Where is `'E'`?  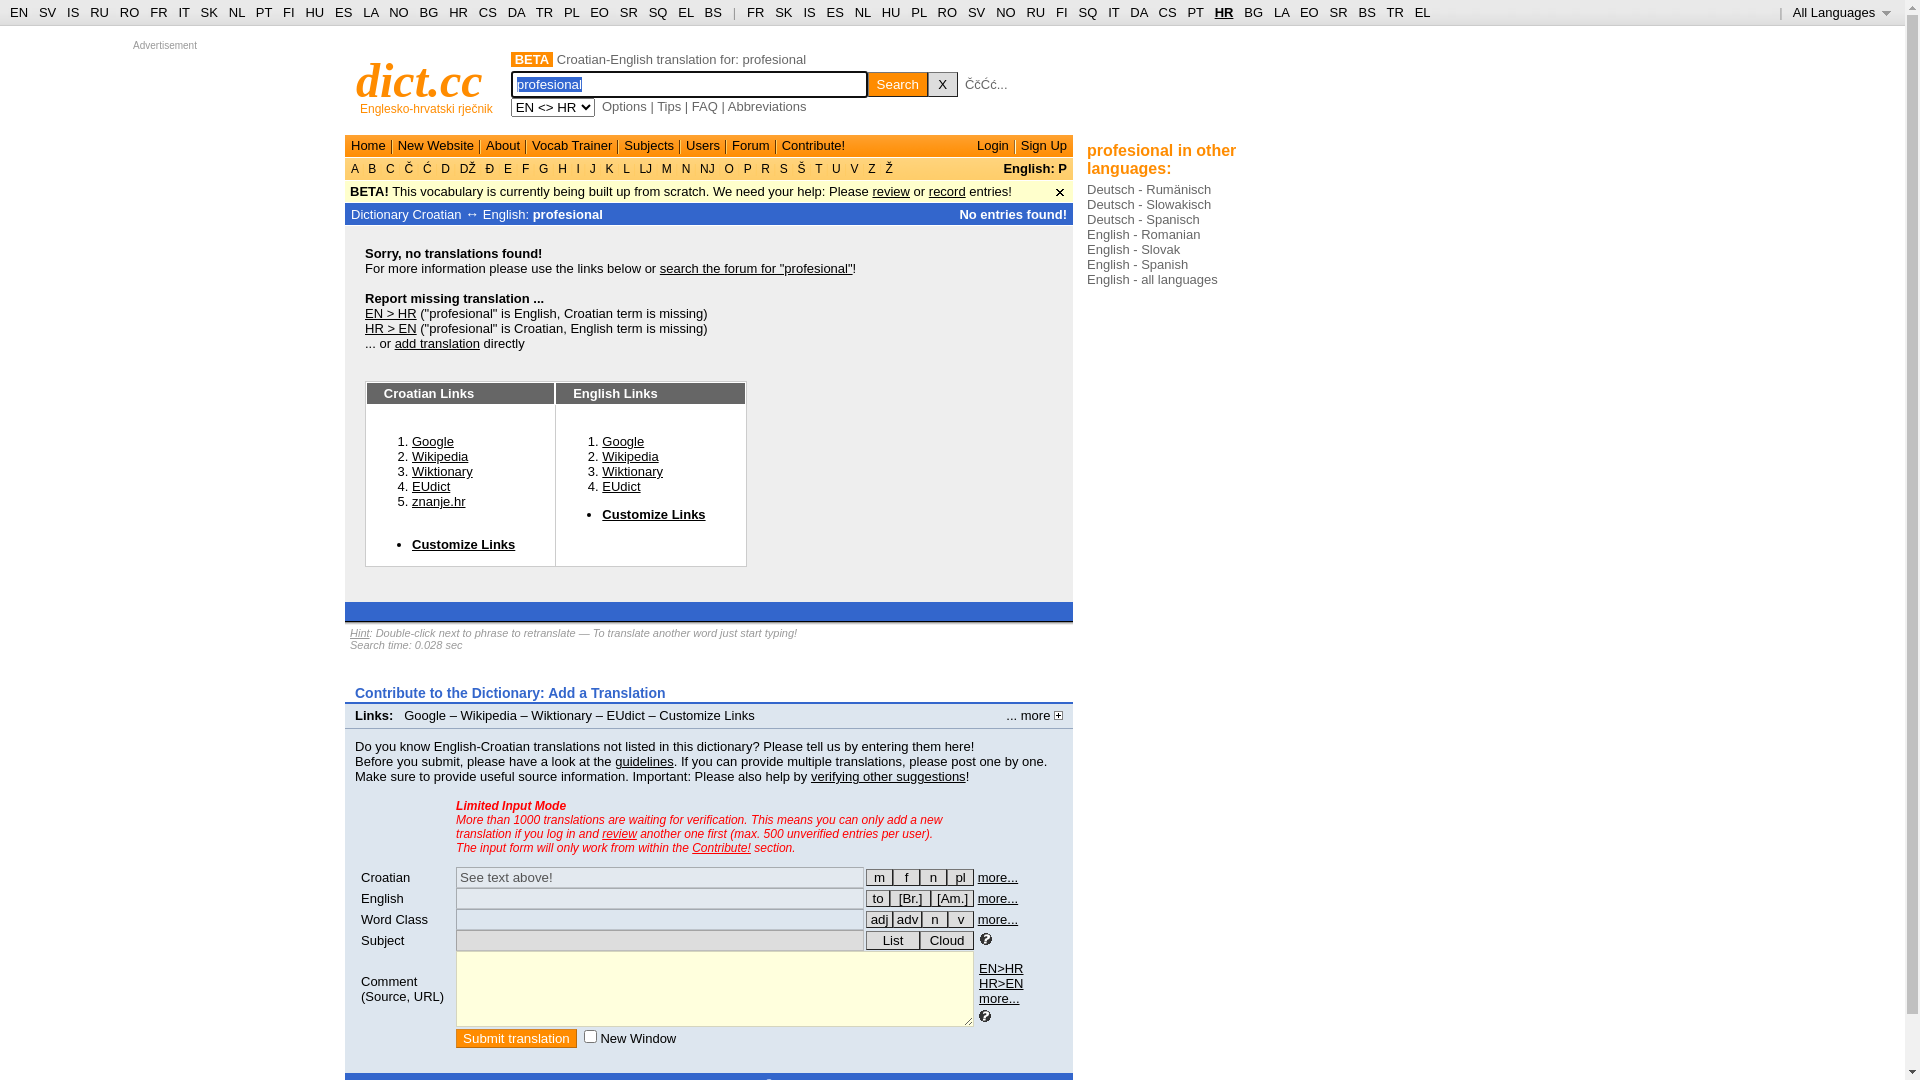 'E' is located at coordinates (500, 168).